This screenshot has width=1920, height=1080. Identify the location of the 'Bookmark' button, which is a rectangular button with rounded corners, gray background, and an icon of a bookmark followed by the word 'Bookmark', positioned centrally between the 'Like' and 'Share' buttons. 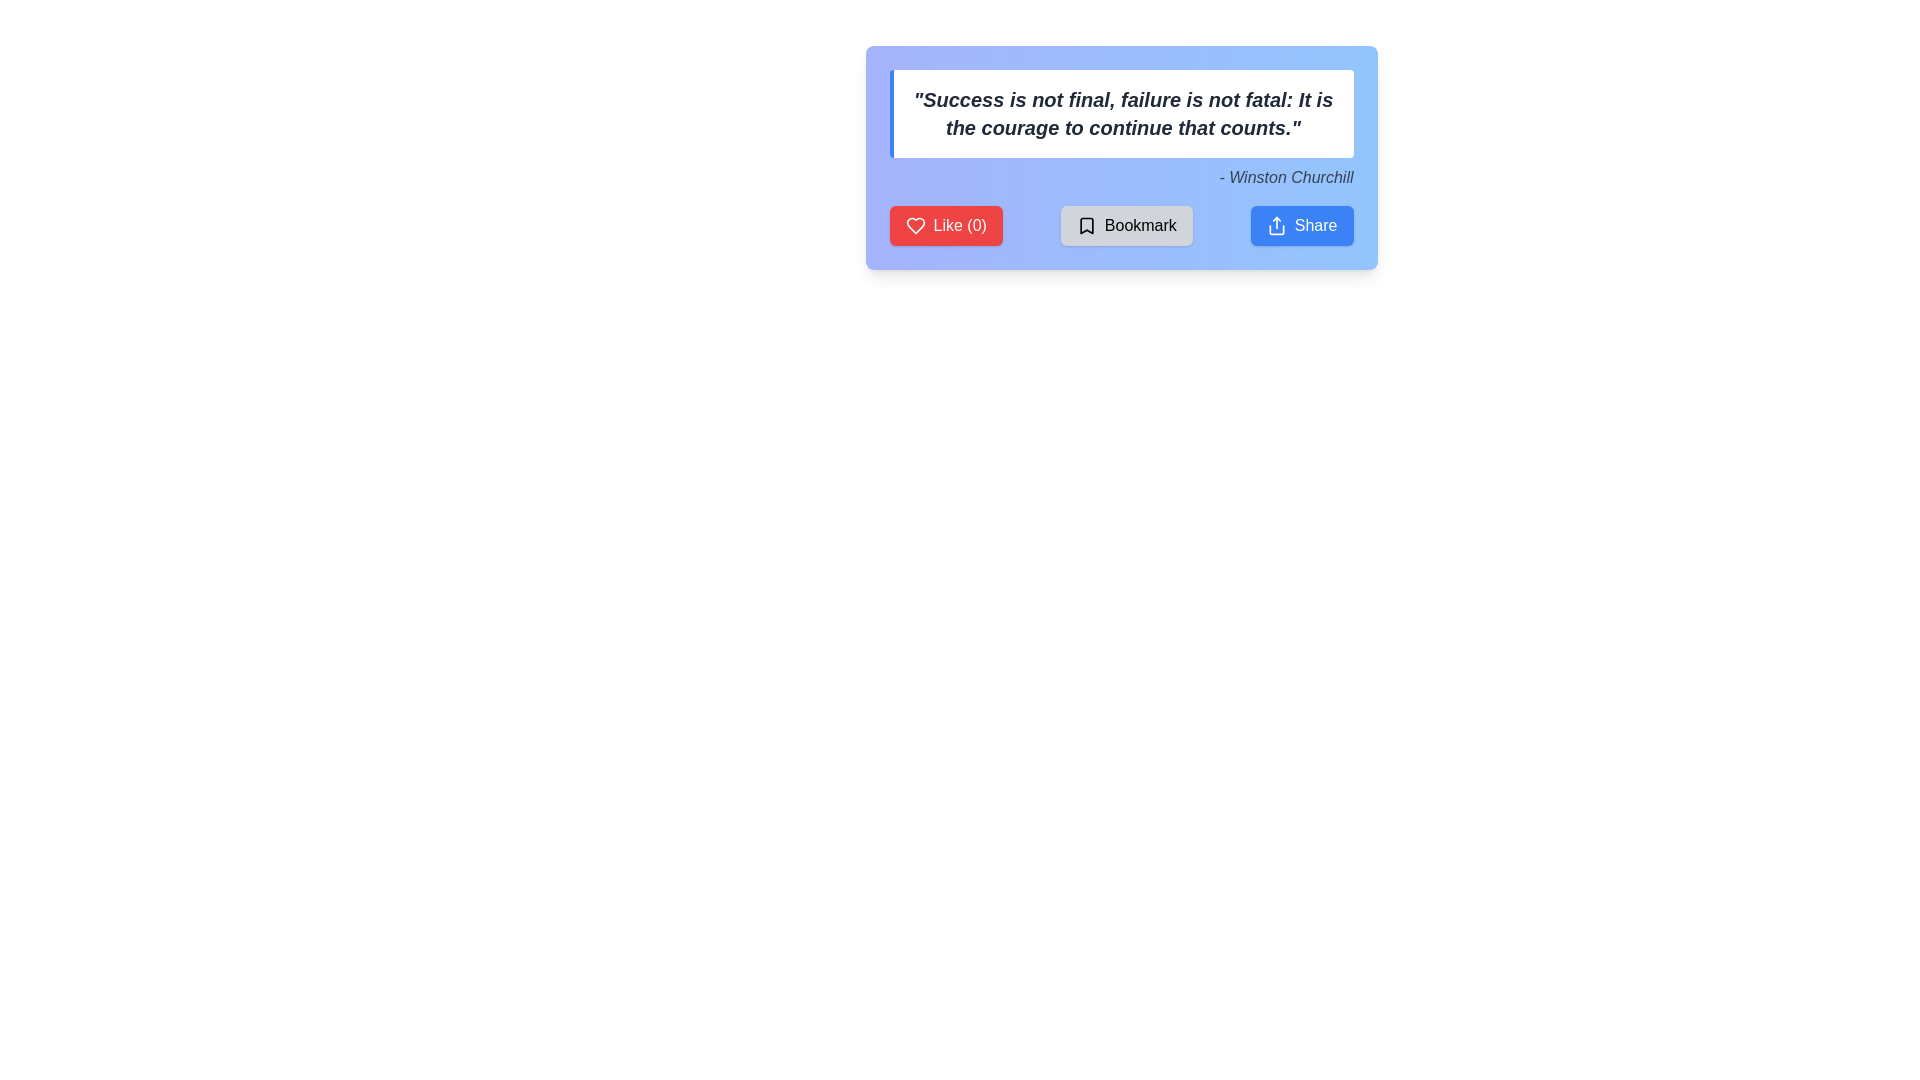
(1126, 225).